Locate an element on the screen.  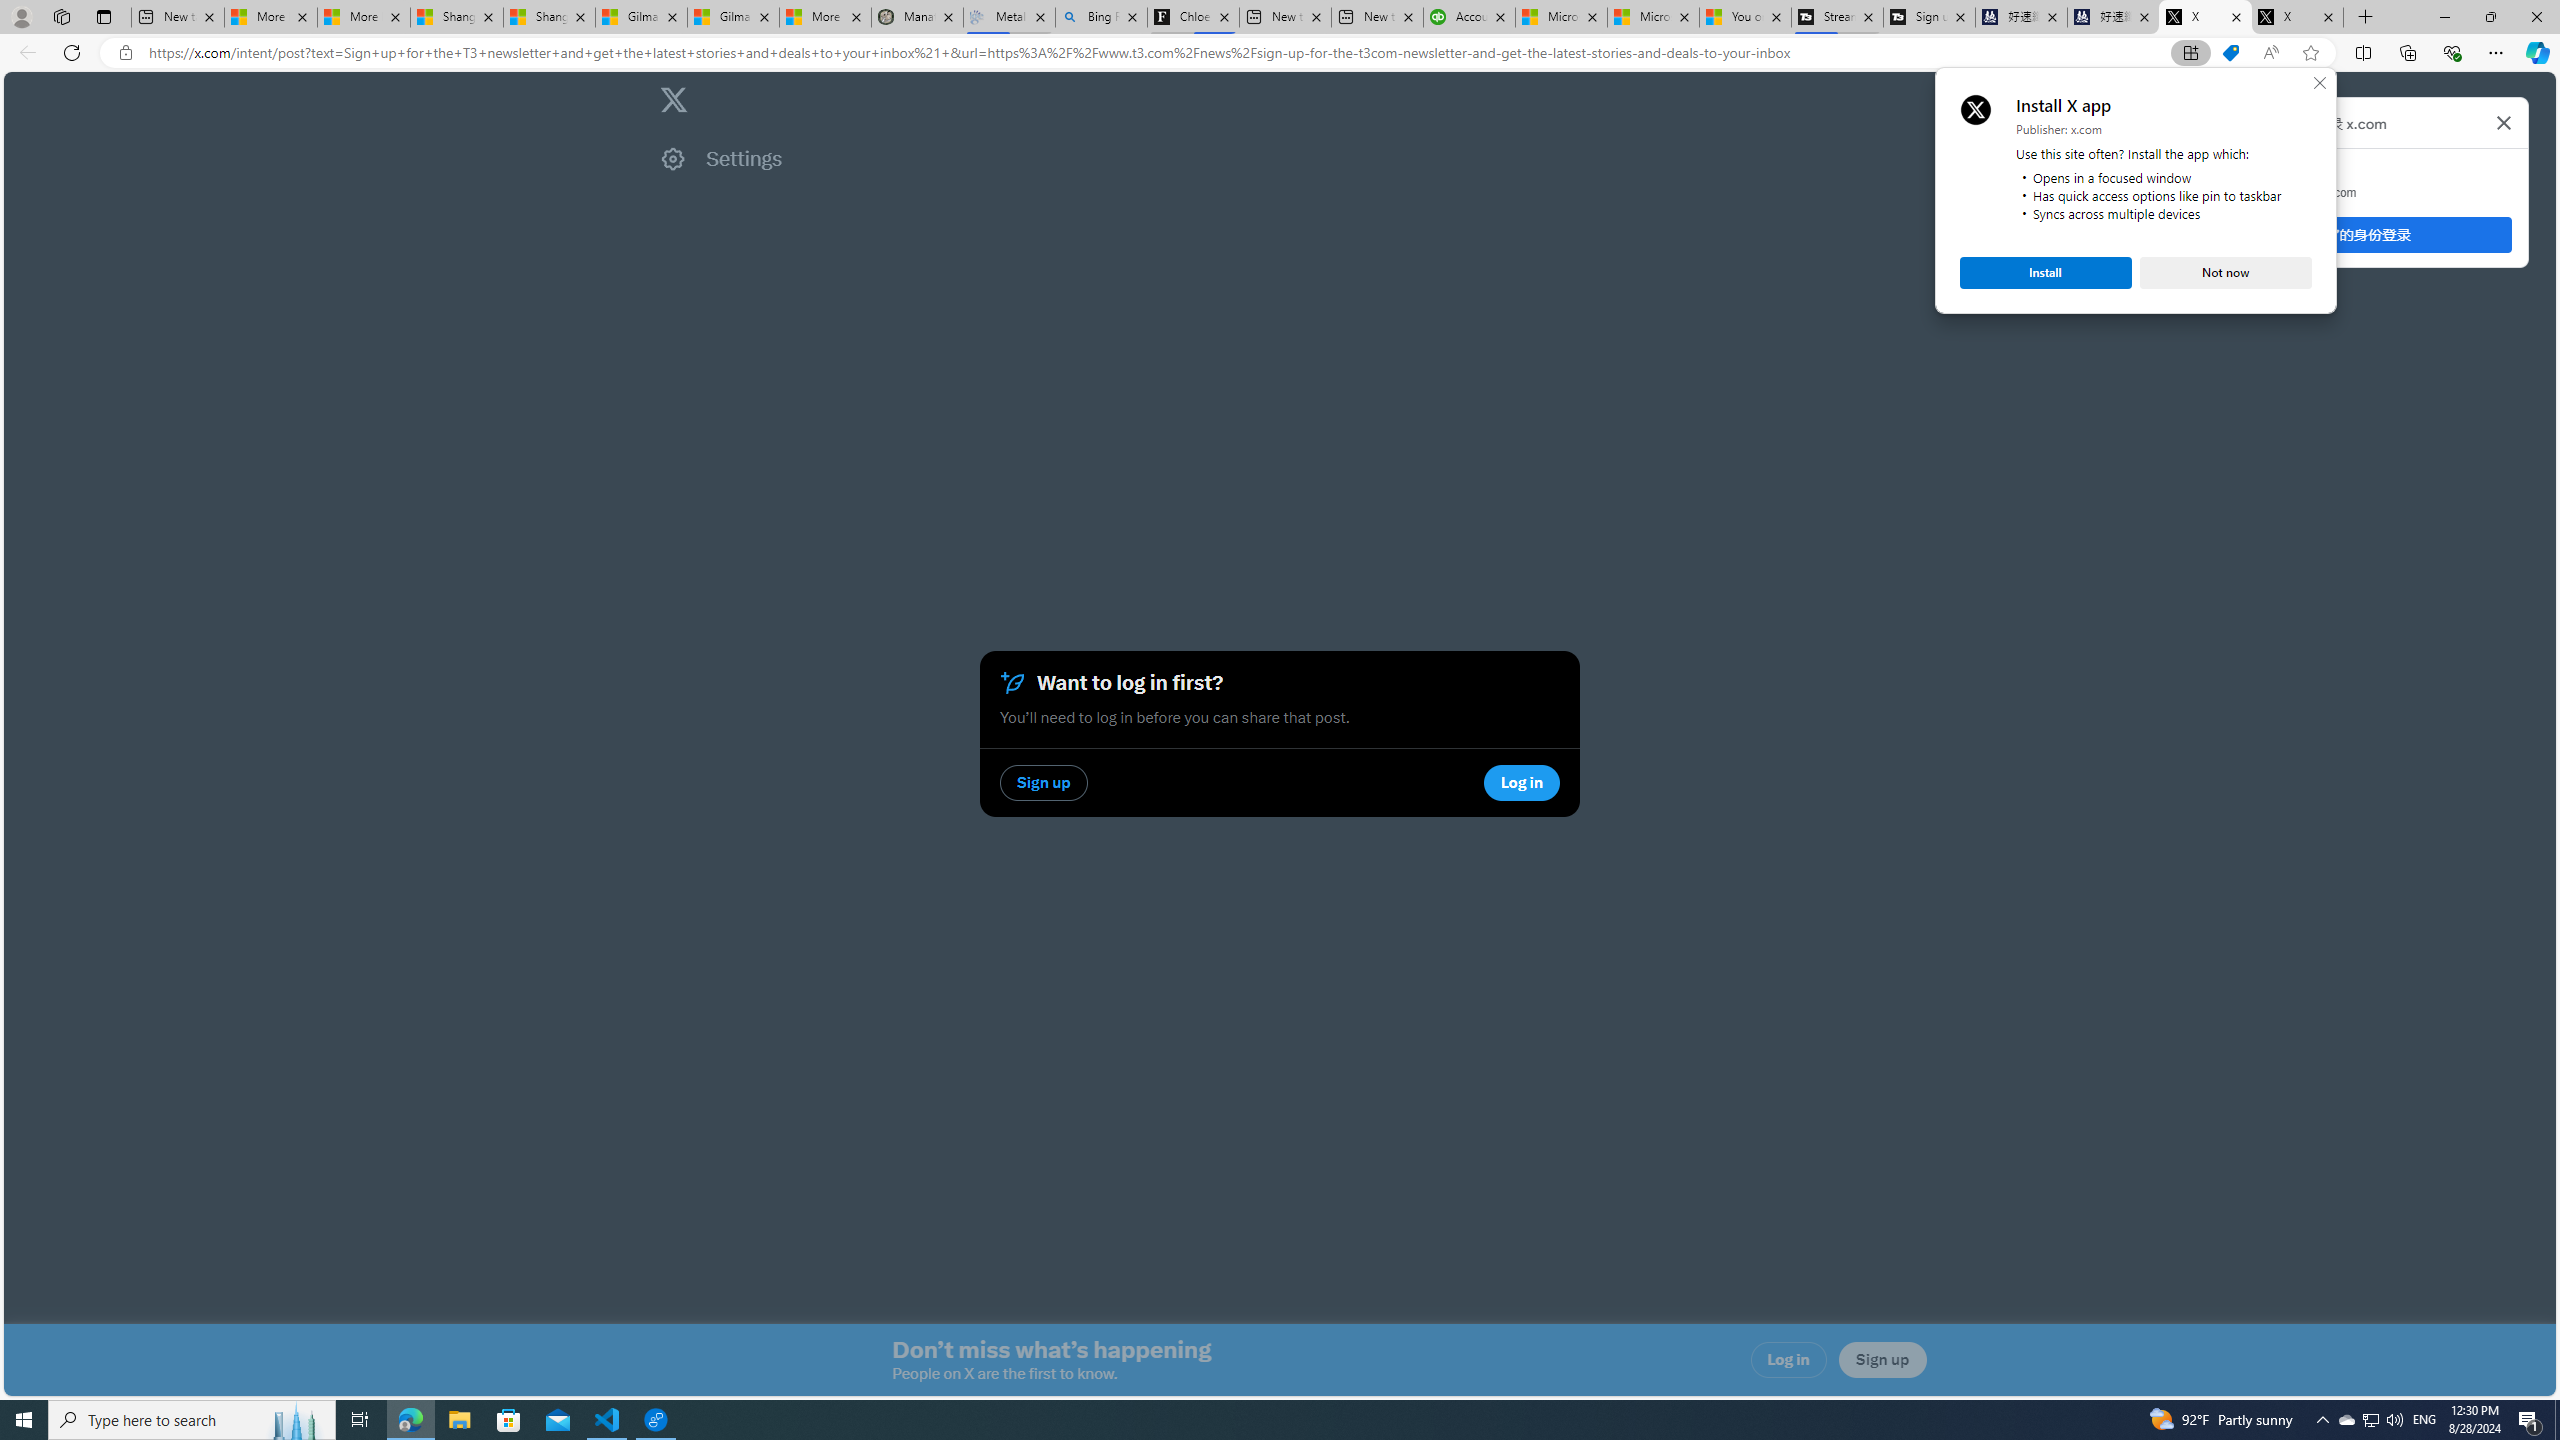
'Browser essentials' is located at coordinates (2451, 51).